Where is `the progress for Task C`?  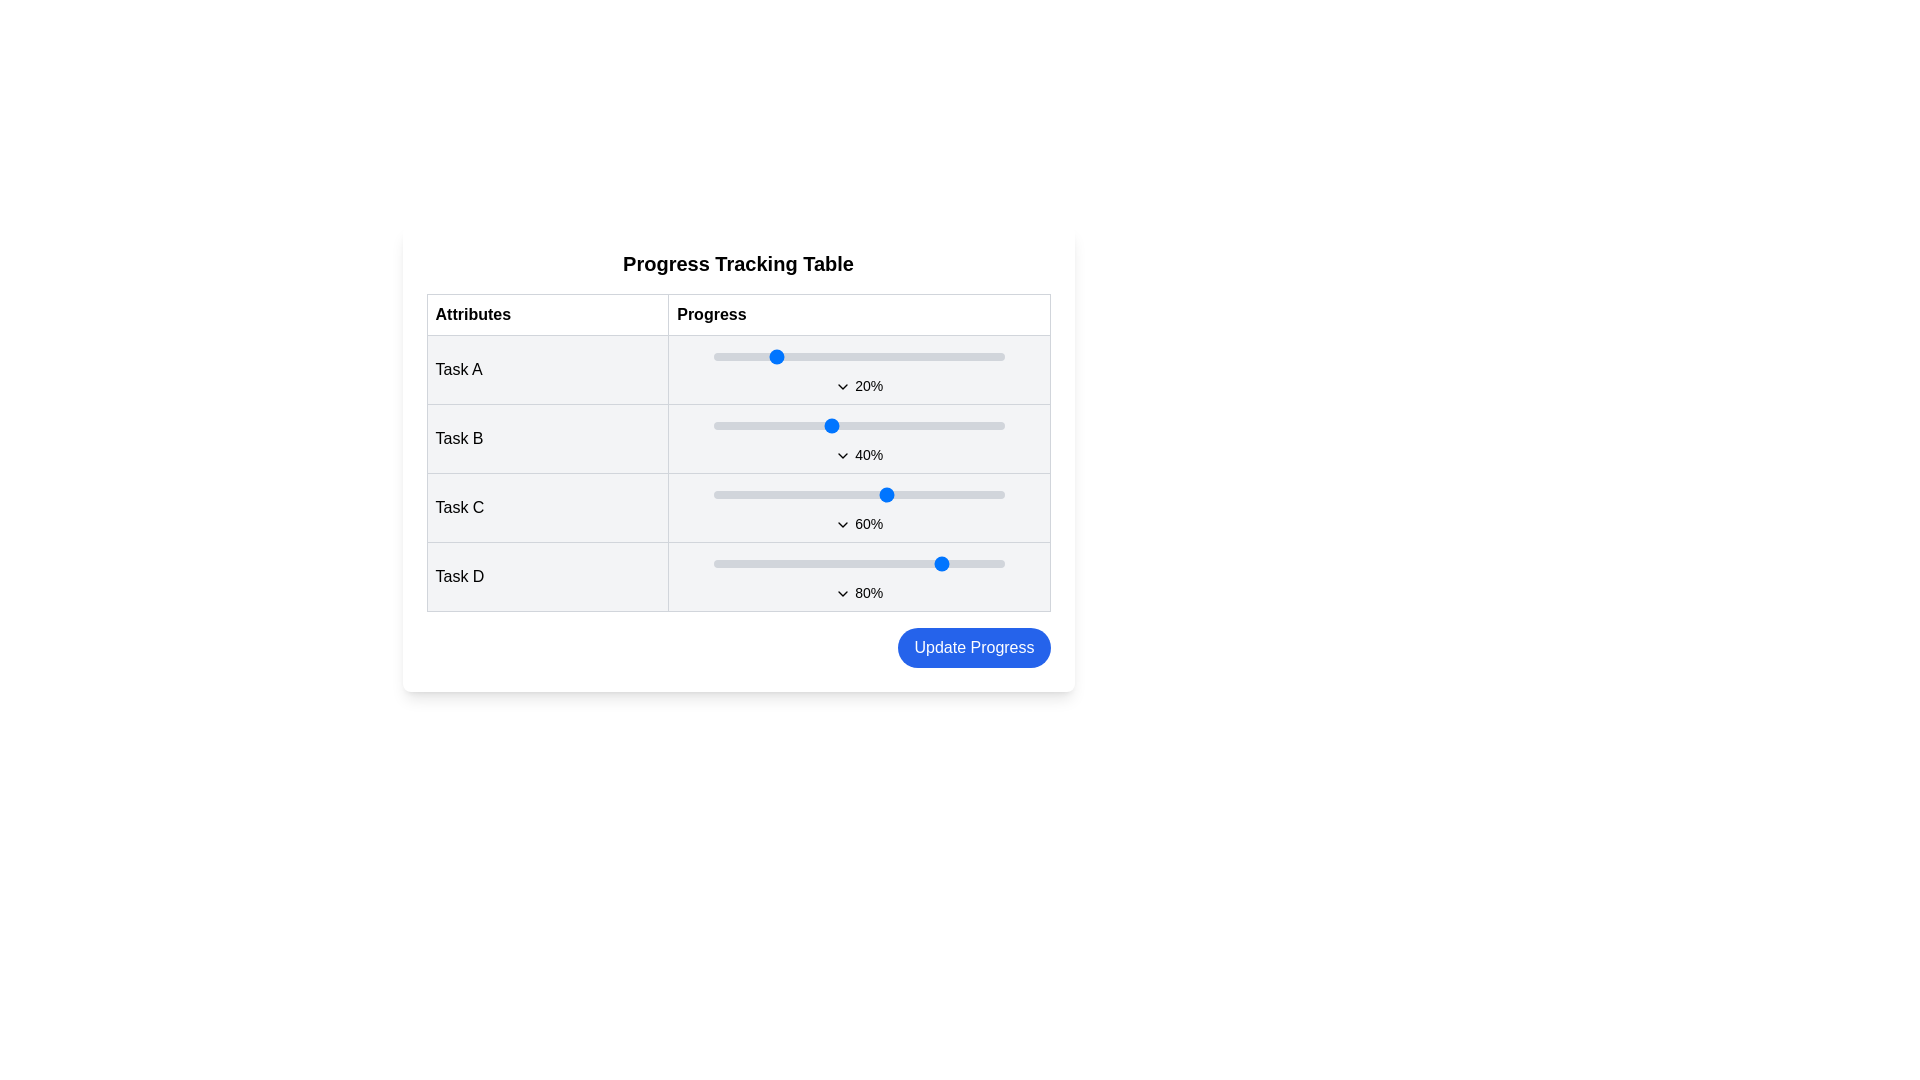
the progress for Task C is located at coordinates (922, 494).